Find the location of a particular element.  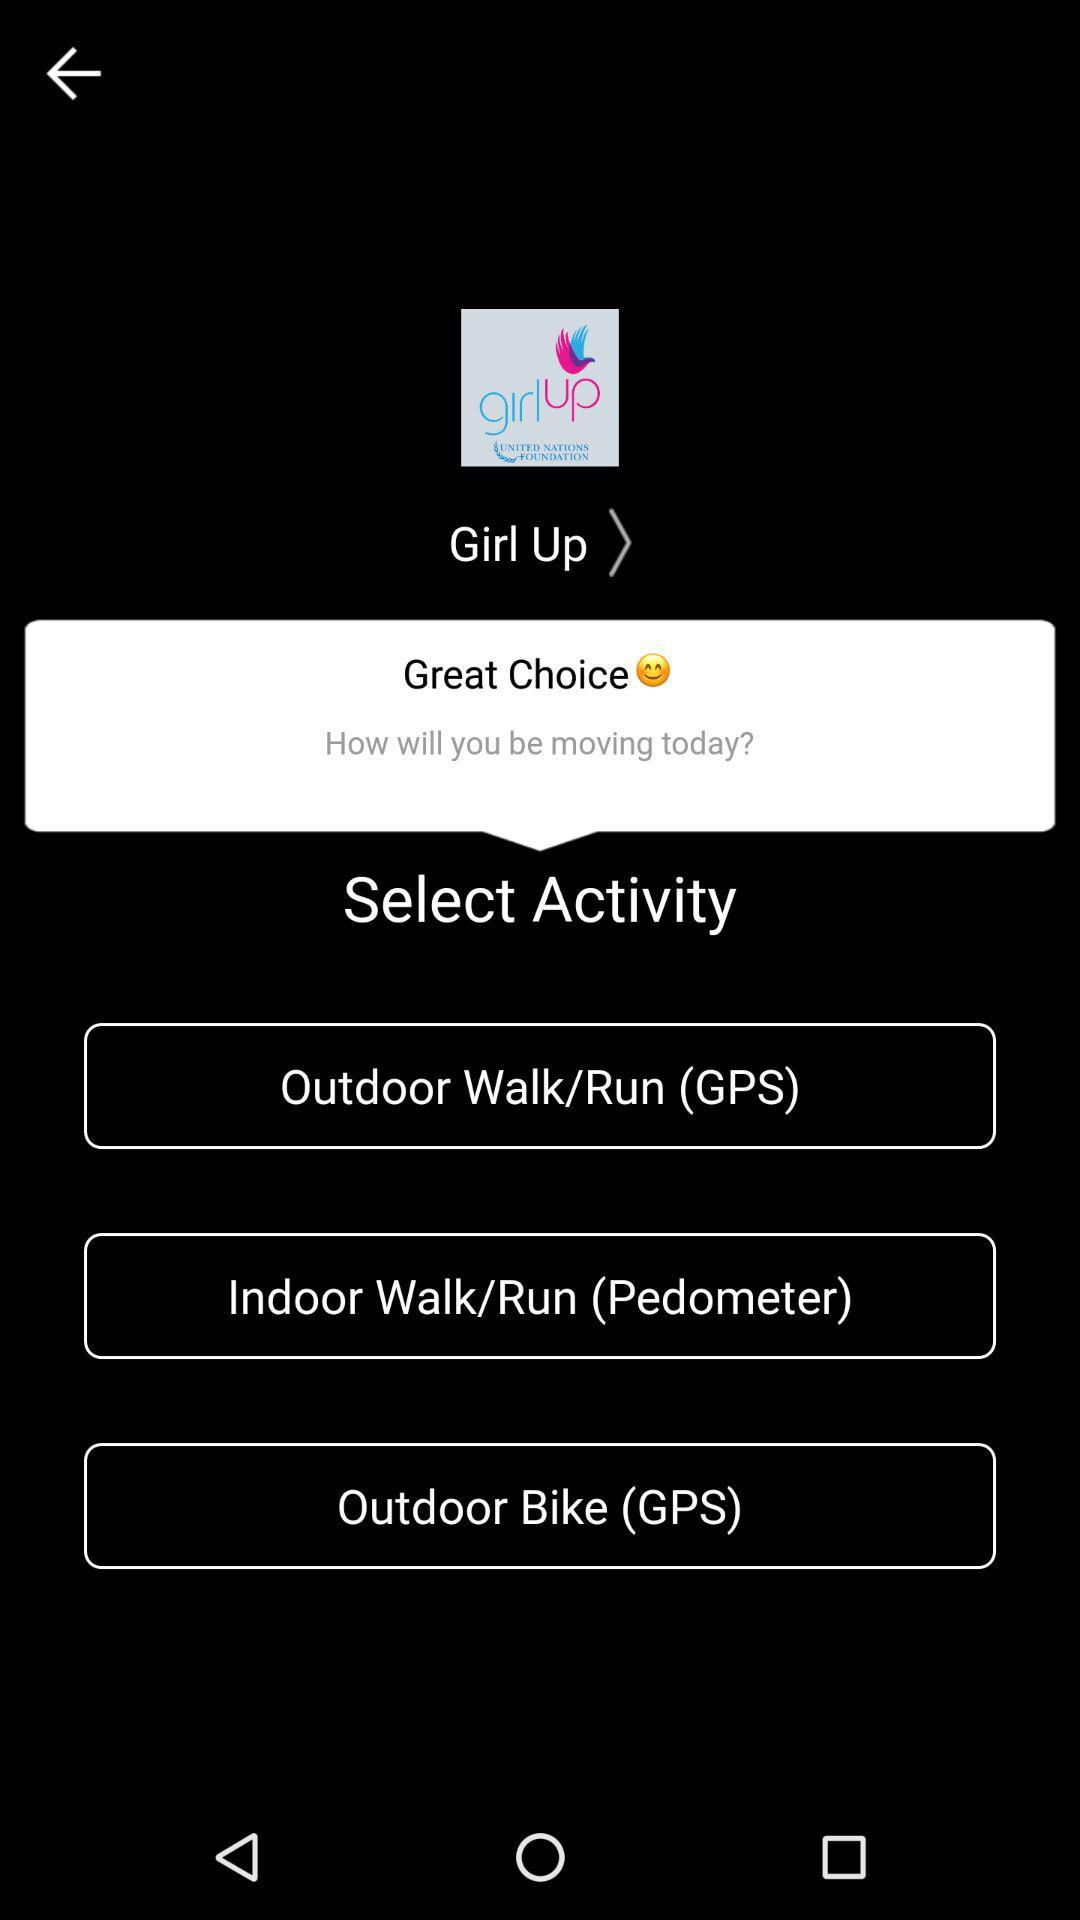

girl up icon is located at coordinates (540, 542).